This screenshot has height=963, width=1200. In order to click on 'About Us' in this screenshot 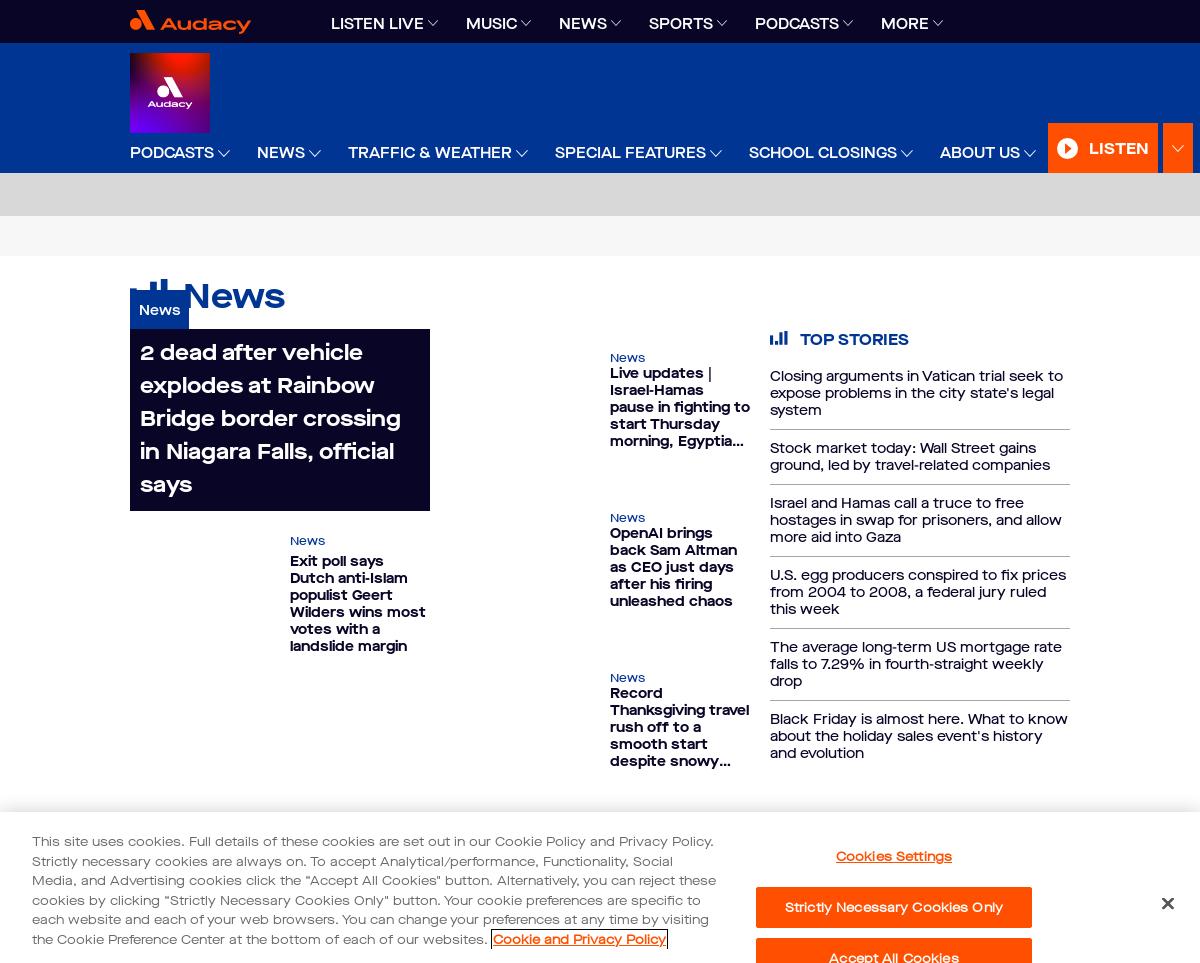, I will do `click(939, 153)`.